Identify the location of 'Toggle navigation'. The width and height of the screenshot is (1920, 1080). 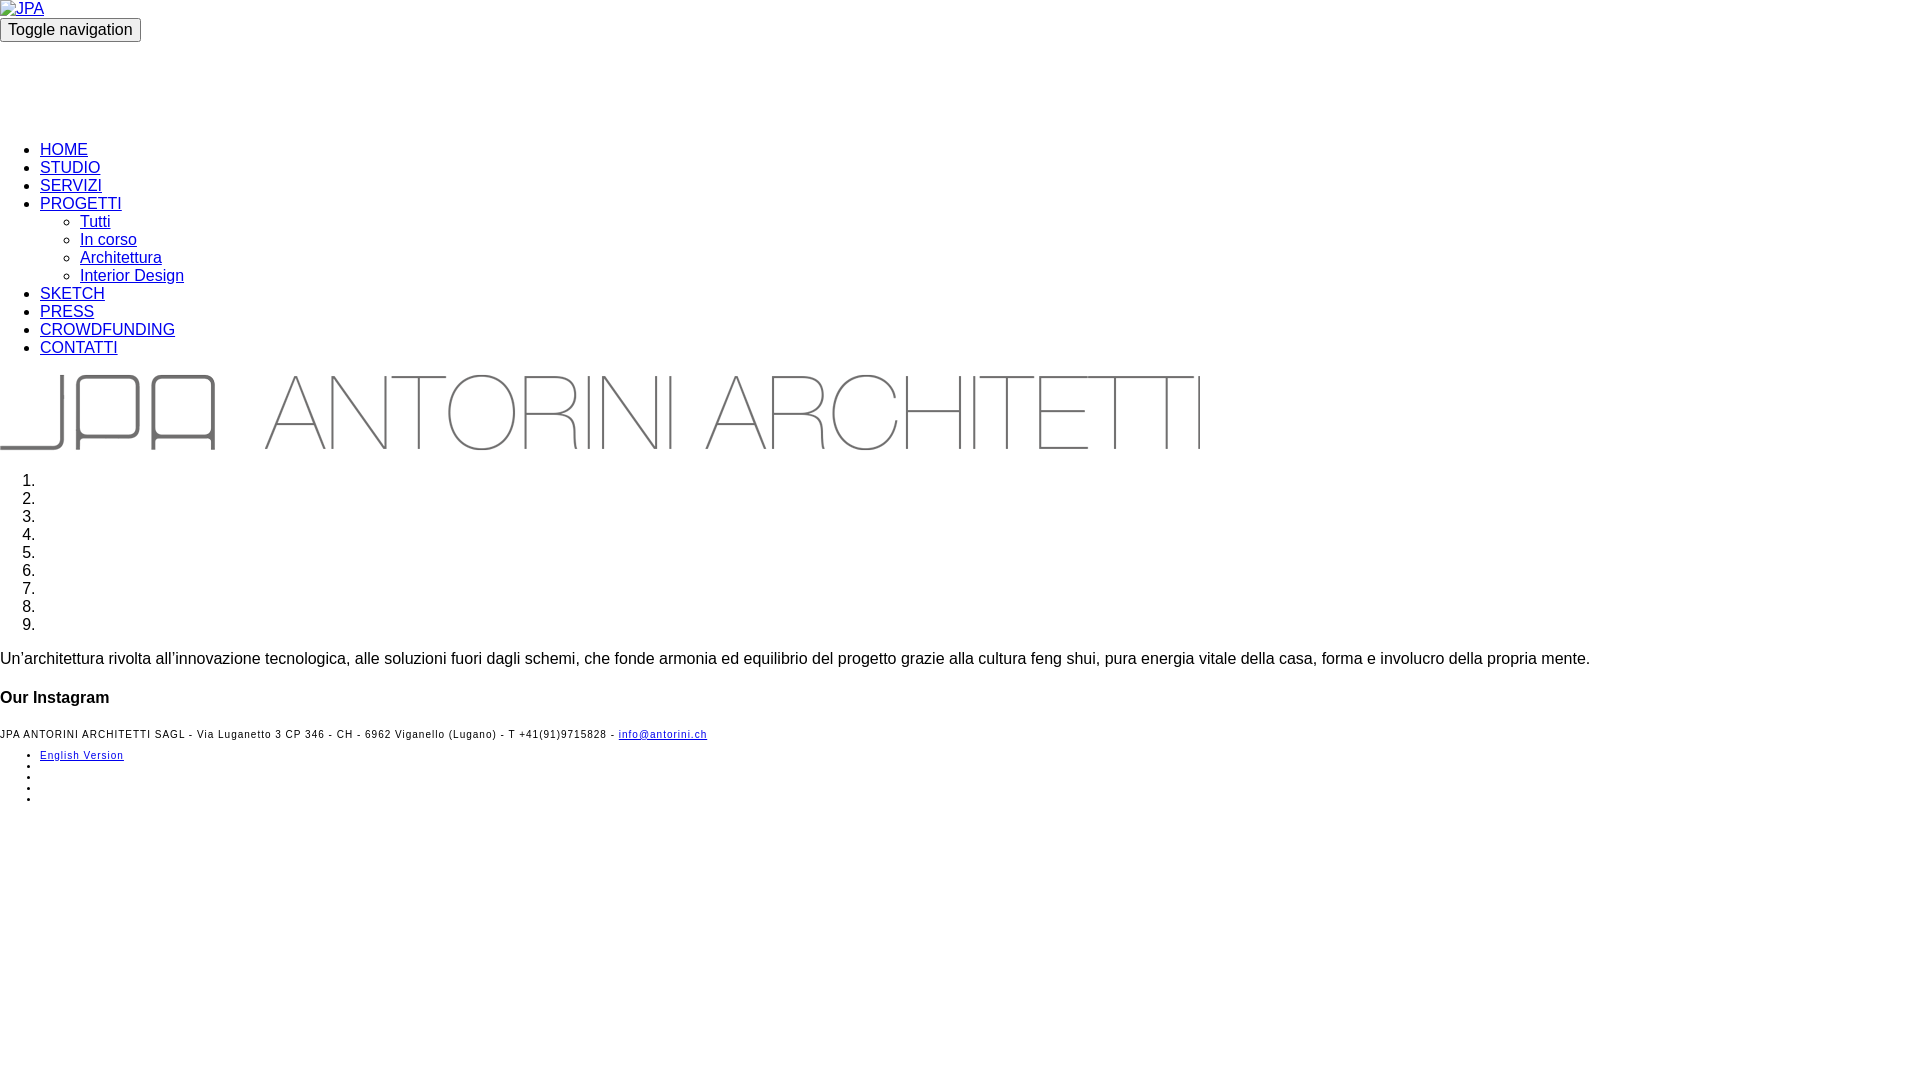
(70, 30).